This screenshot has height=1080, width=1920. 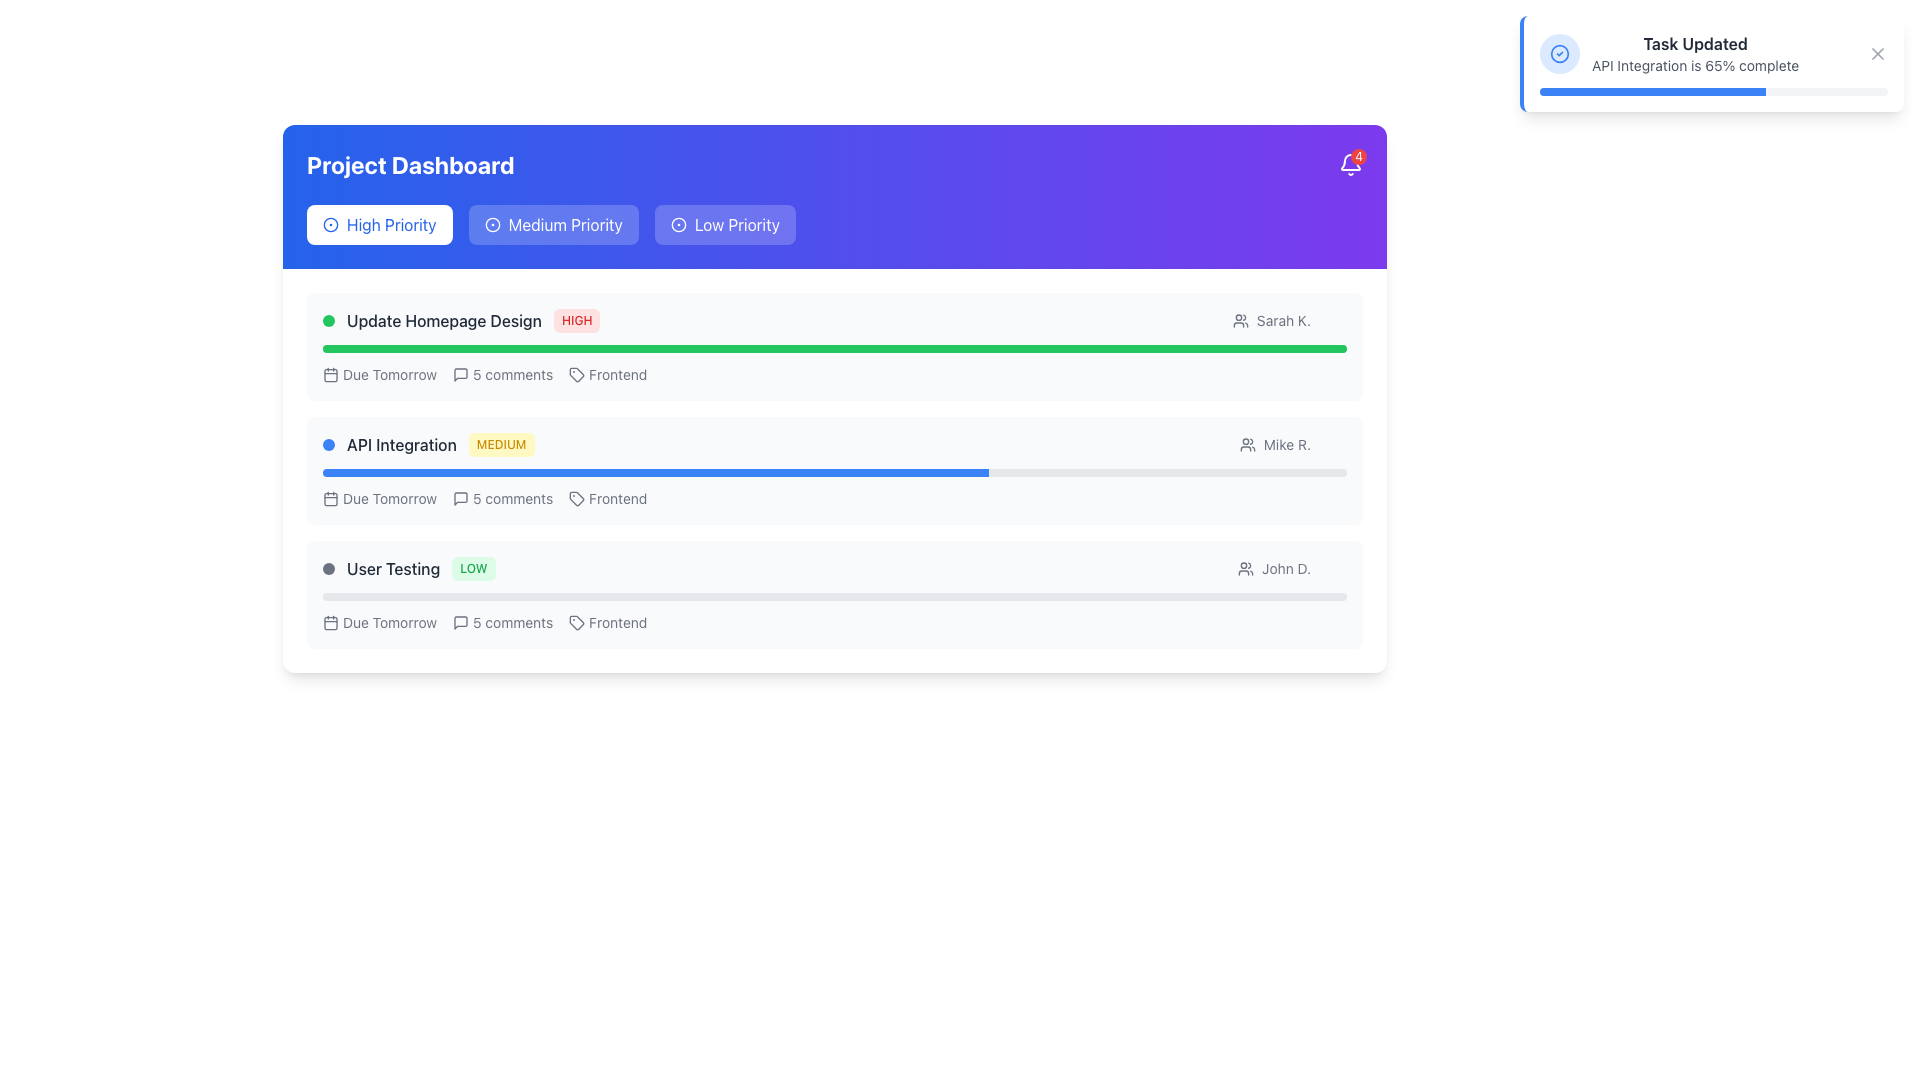 What do you see at coordinates (607, 374) in the screenshot?
I see `the label with an icon resembling a tag followed by the text 'Frontend', which is positioned in the 'Update Homepage Design' task description, to the right of 'Due Tomorrow' and '5 comments'` at bounding box center [607, 374].